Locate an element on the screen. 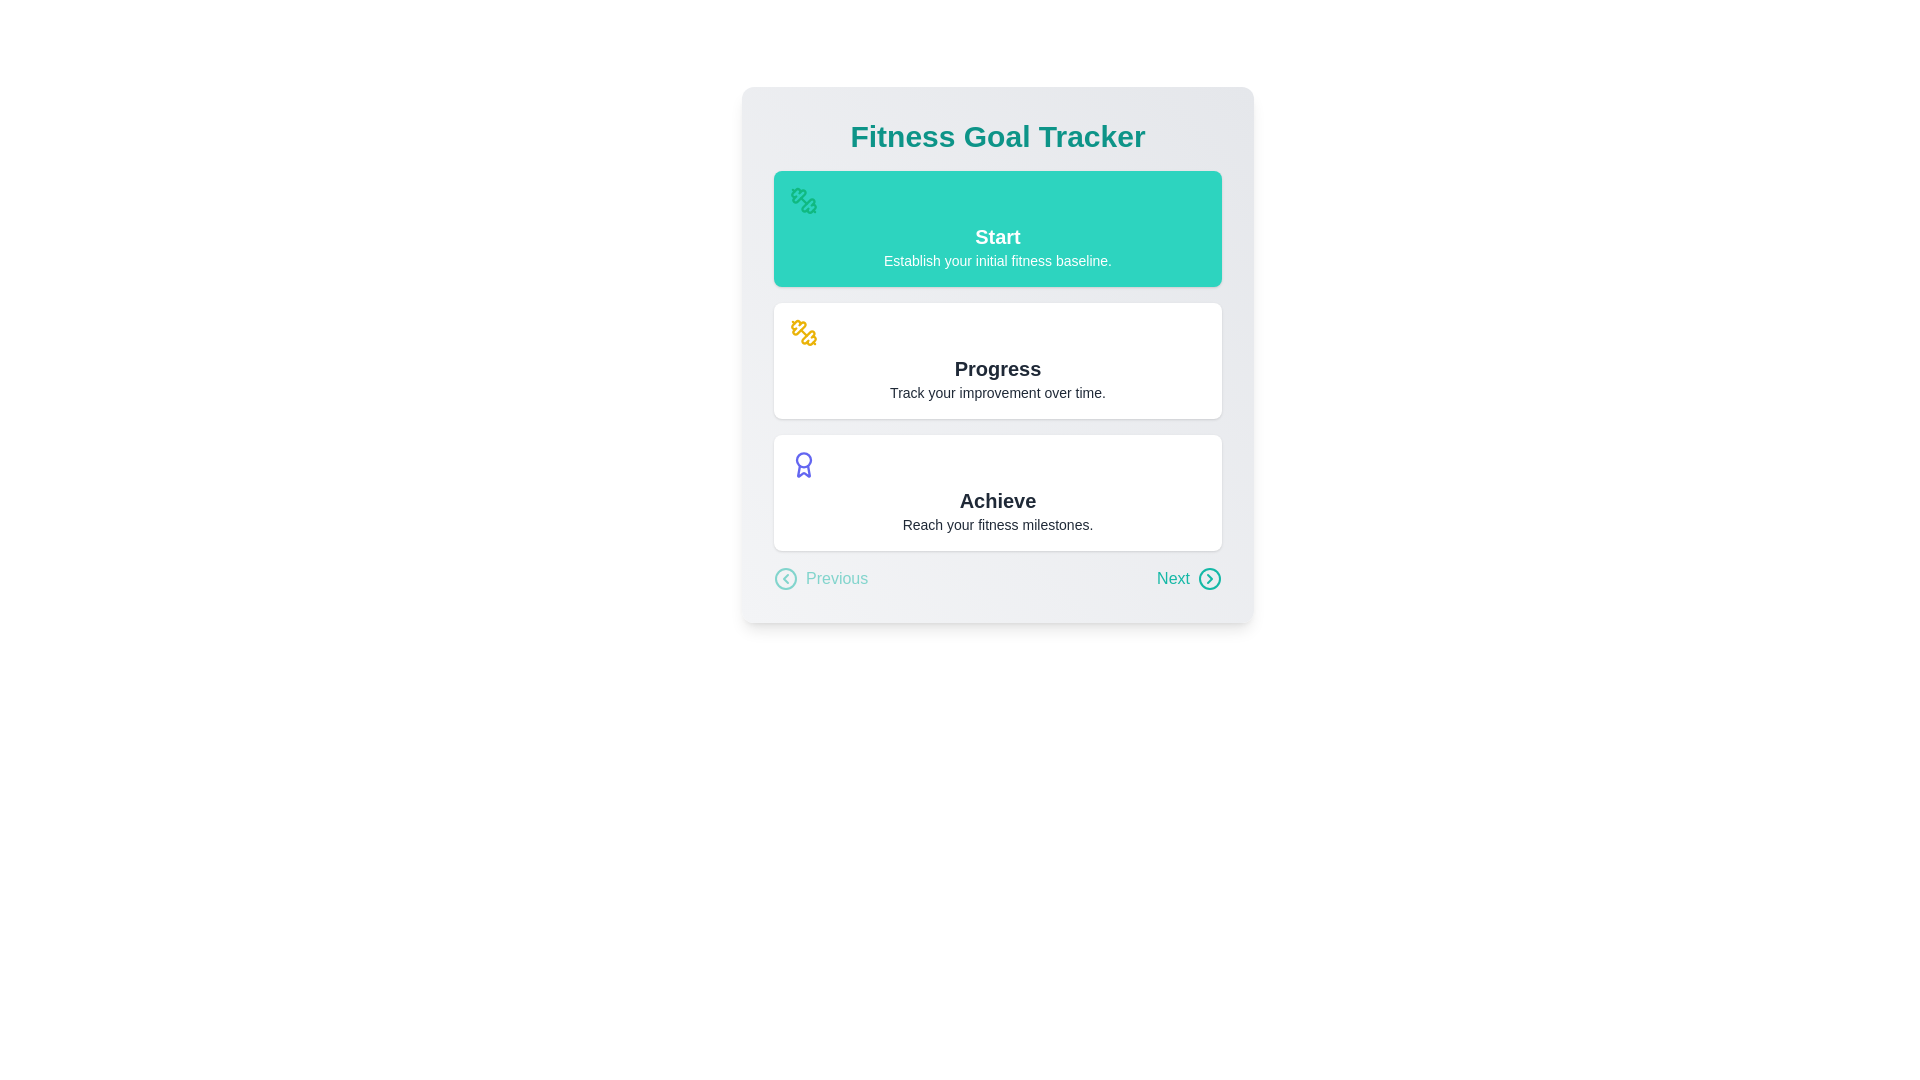 This screenshot has height=1080, width=1920. information displayed on the 'Progress' step informational card, which is the middle card in the Fitness Goal Tracker section is located at coordinates (998, 361).